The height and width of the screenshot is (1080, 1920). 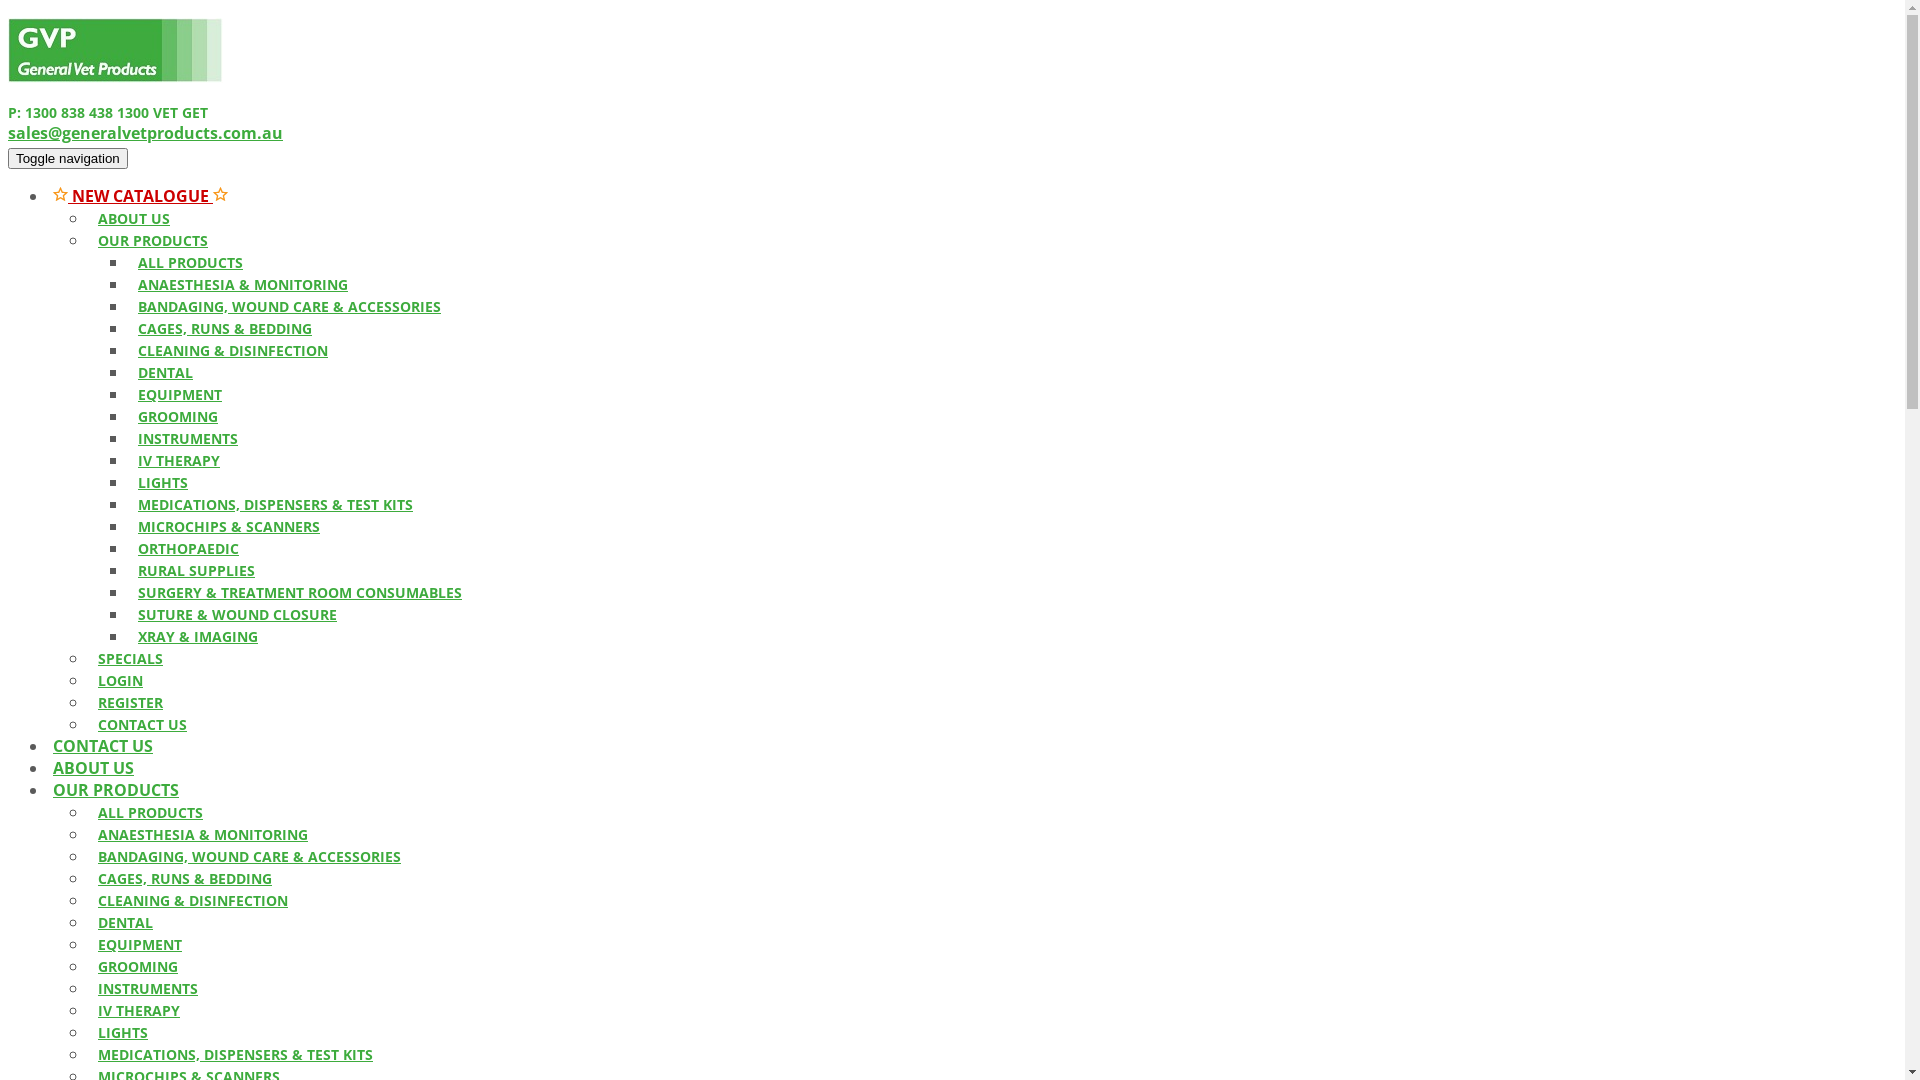 I want to click on 'MICROCHIPS & SCANNERS', so click(x=229, y=525).